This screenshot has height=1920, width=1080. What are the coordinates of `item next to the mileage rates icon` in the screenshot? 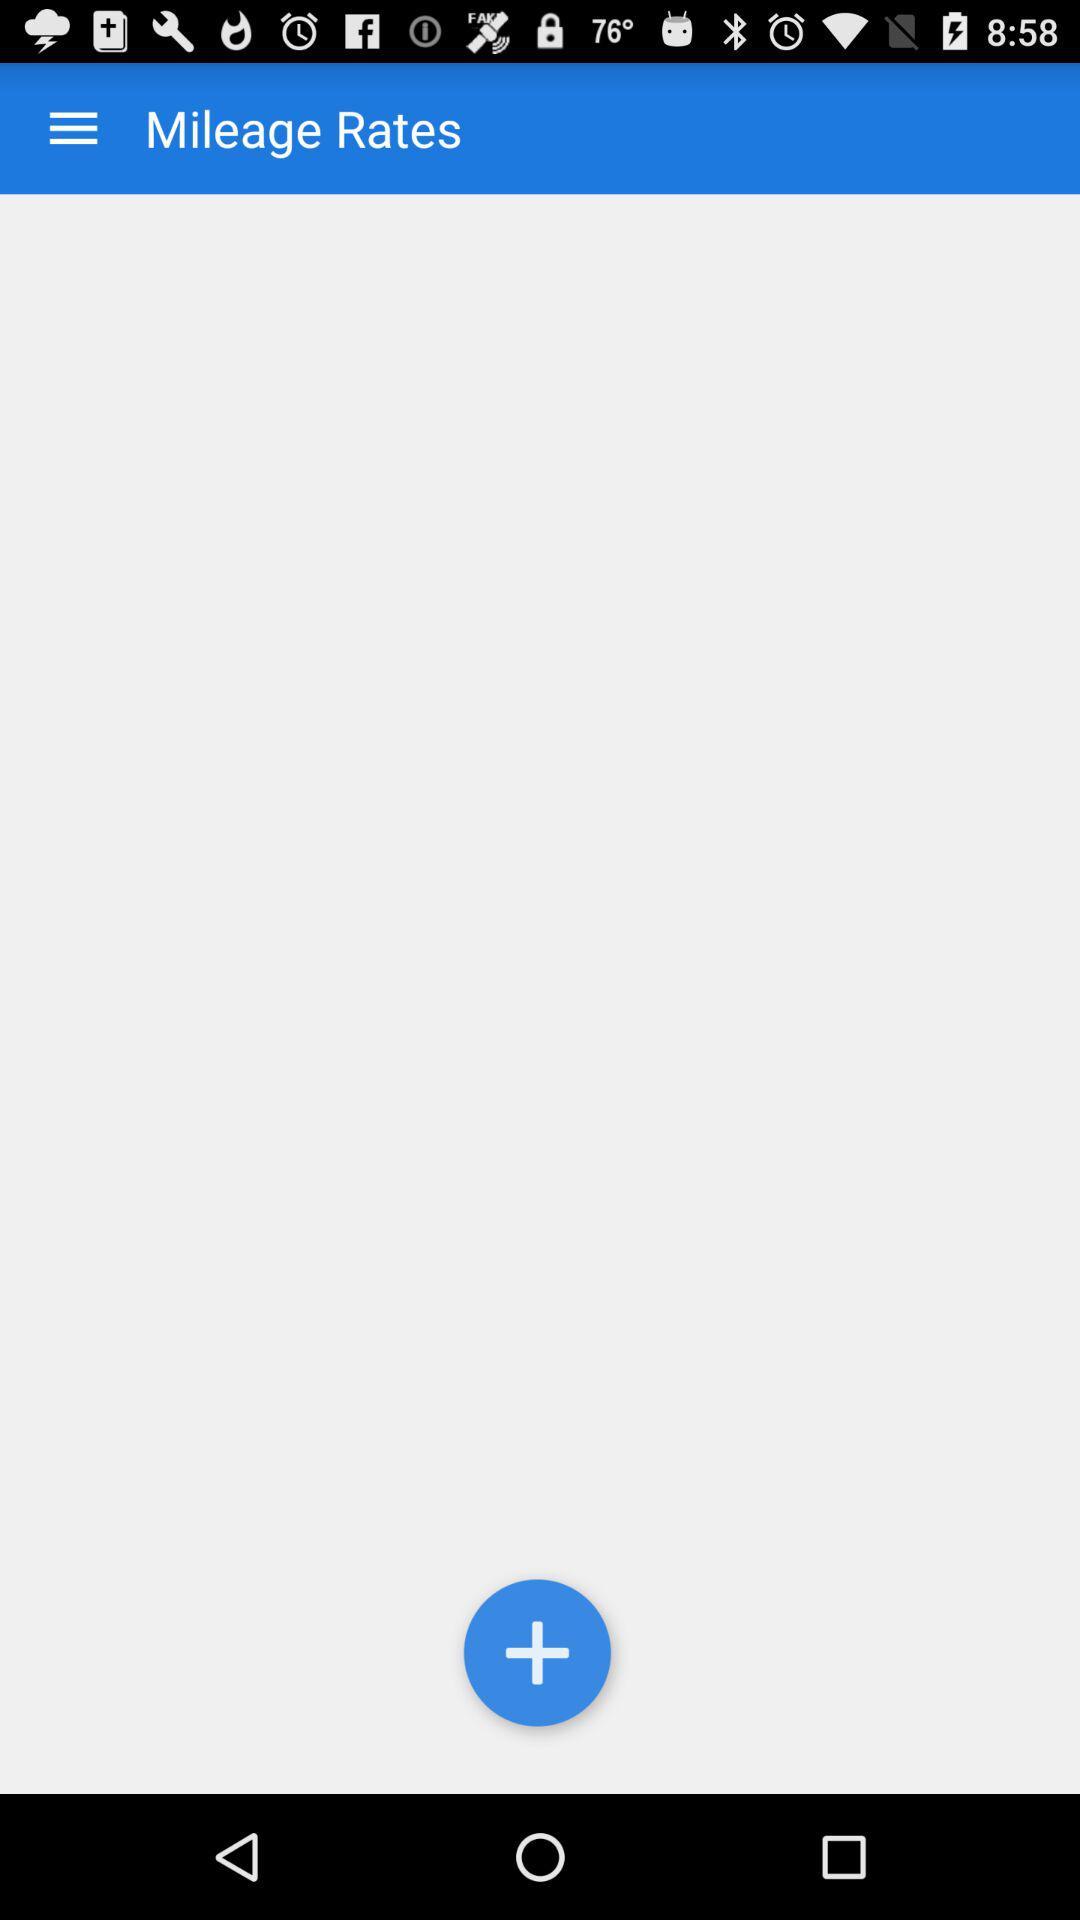 It's located at (72, 127).